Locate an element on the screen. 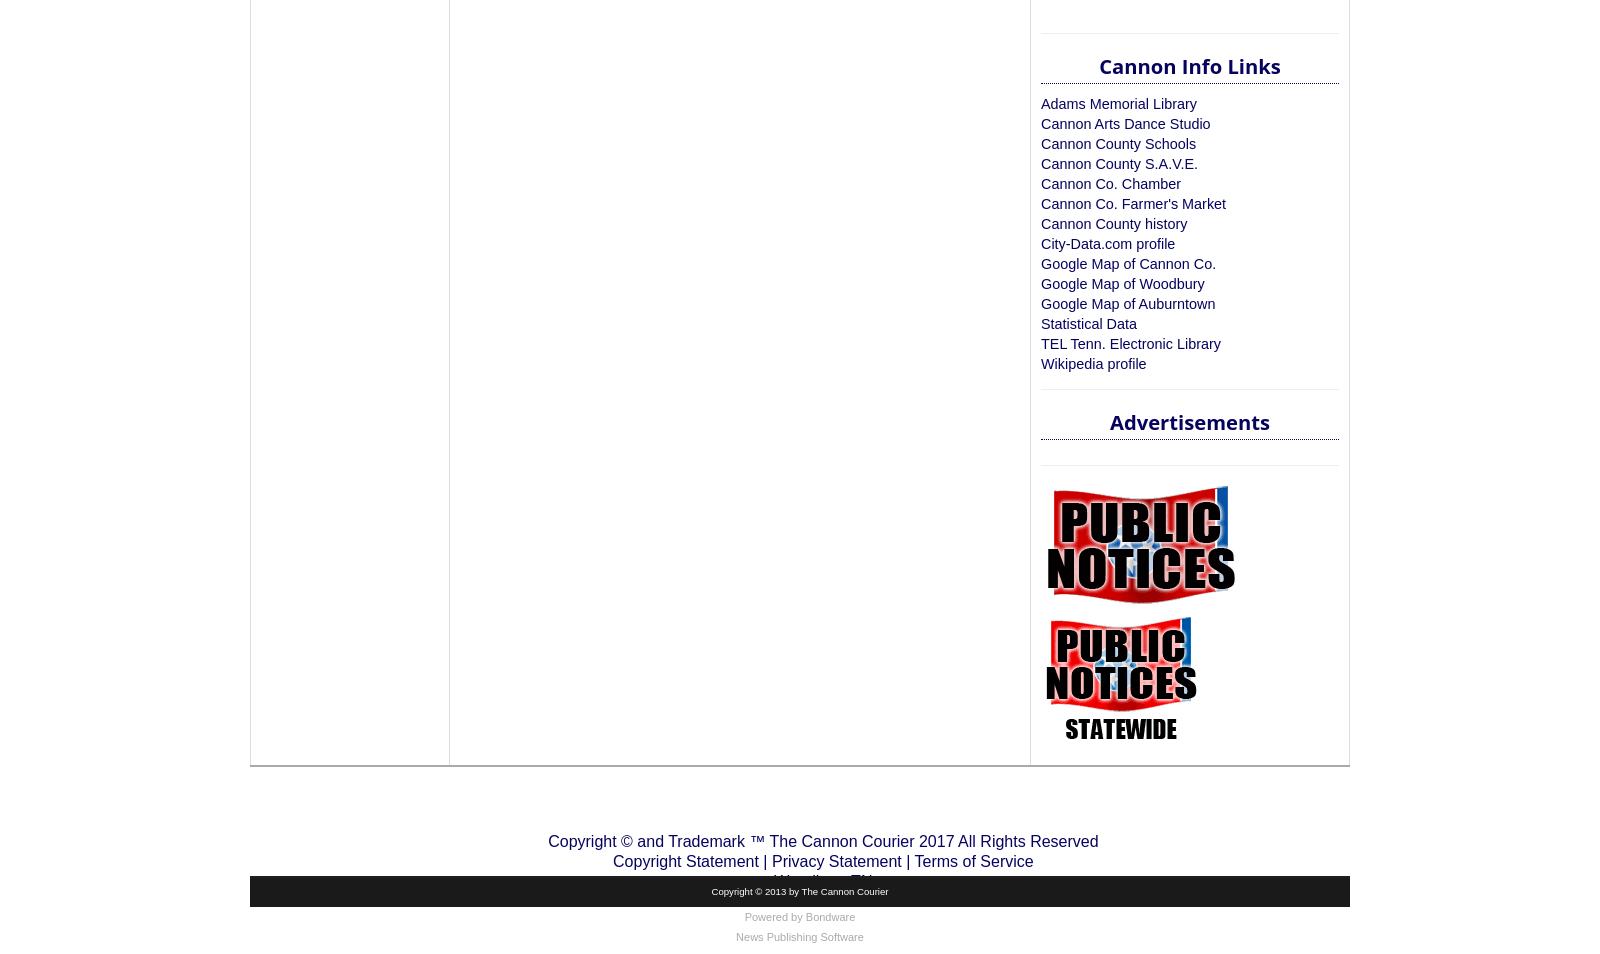 The width and height of the screenshot is (1600, 954). 'Adams Memorial Library' is located at coordinates (1118, 102).